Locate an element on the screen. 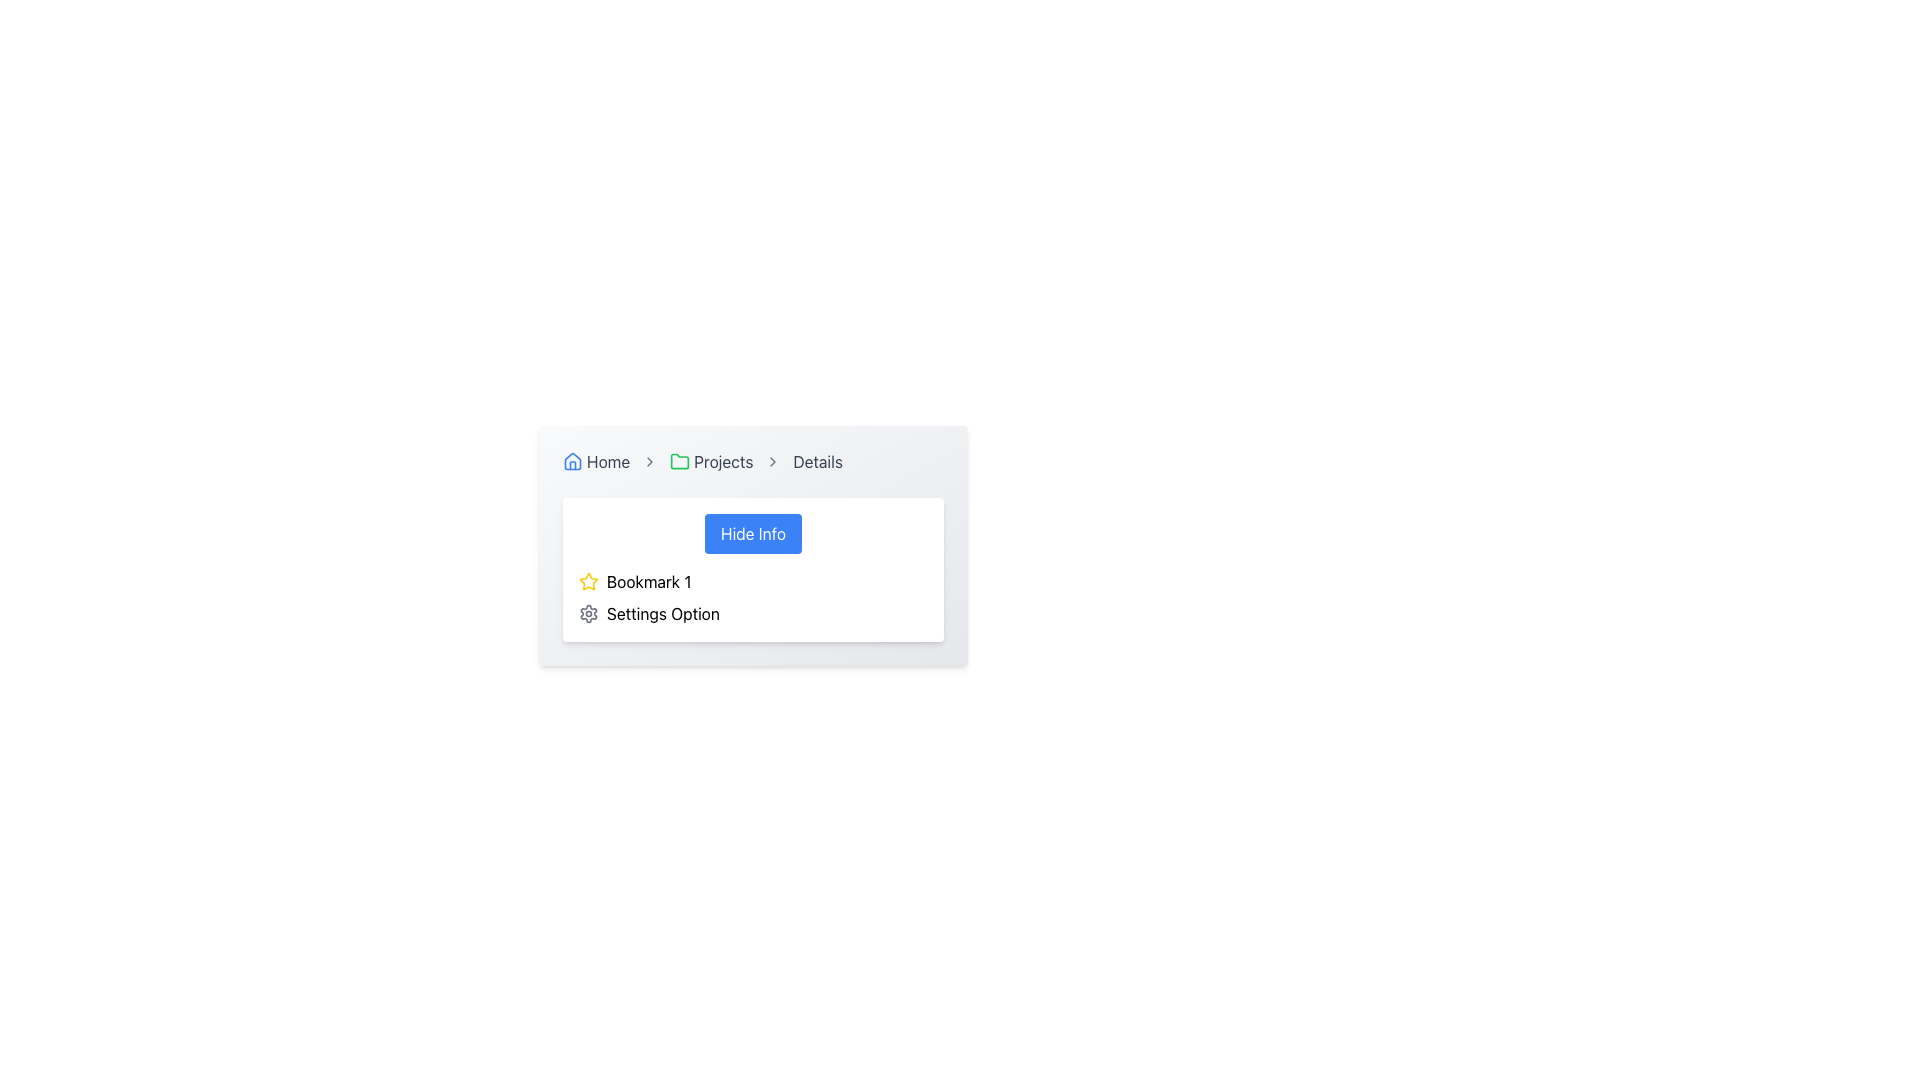 This screenshot has width=1920, height=1080. the gear-shaped icon, which is gray and located to the left of the 'Settings Option' text is located at coordinates (588, 612).